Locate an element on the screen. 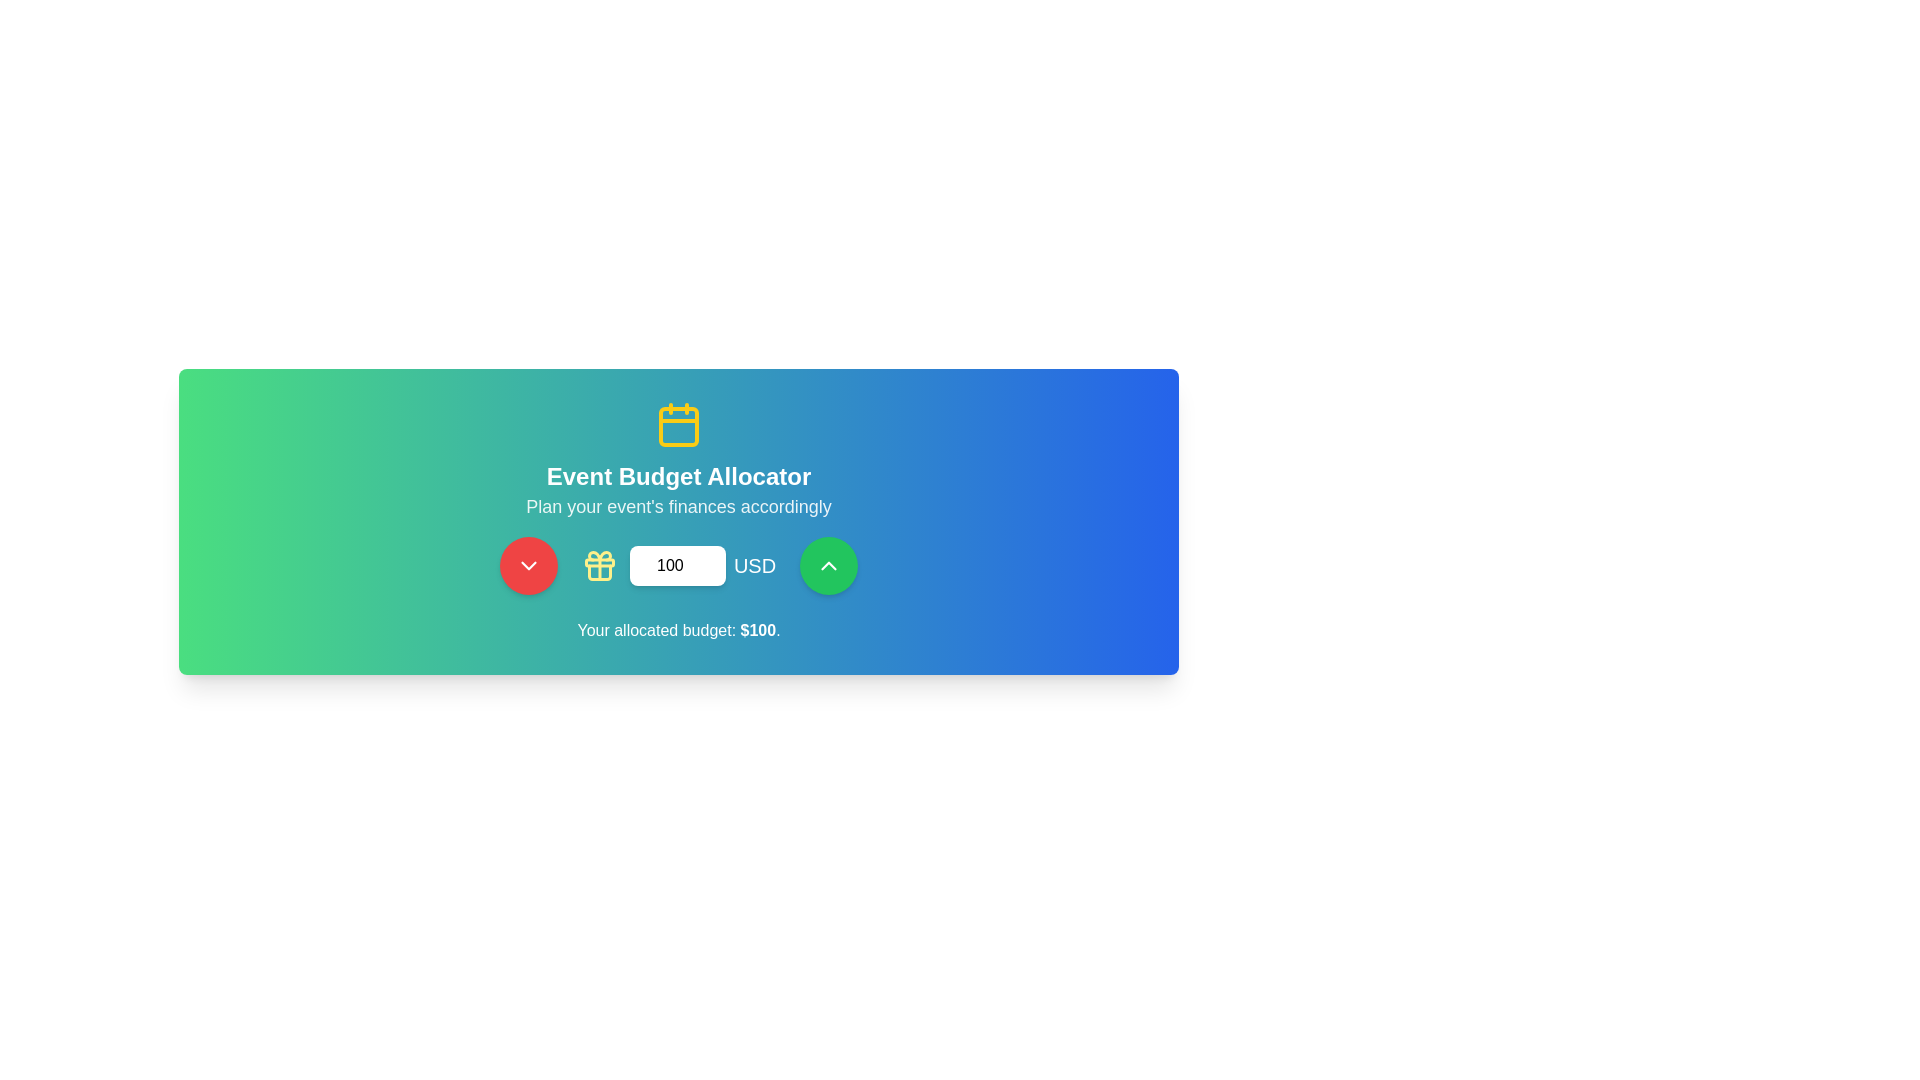 This screenshot has width=1920, height=1080. the upward-facing chevron icon, which is white on a green circular background is located at coordinates (829, 566).